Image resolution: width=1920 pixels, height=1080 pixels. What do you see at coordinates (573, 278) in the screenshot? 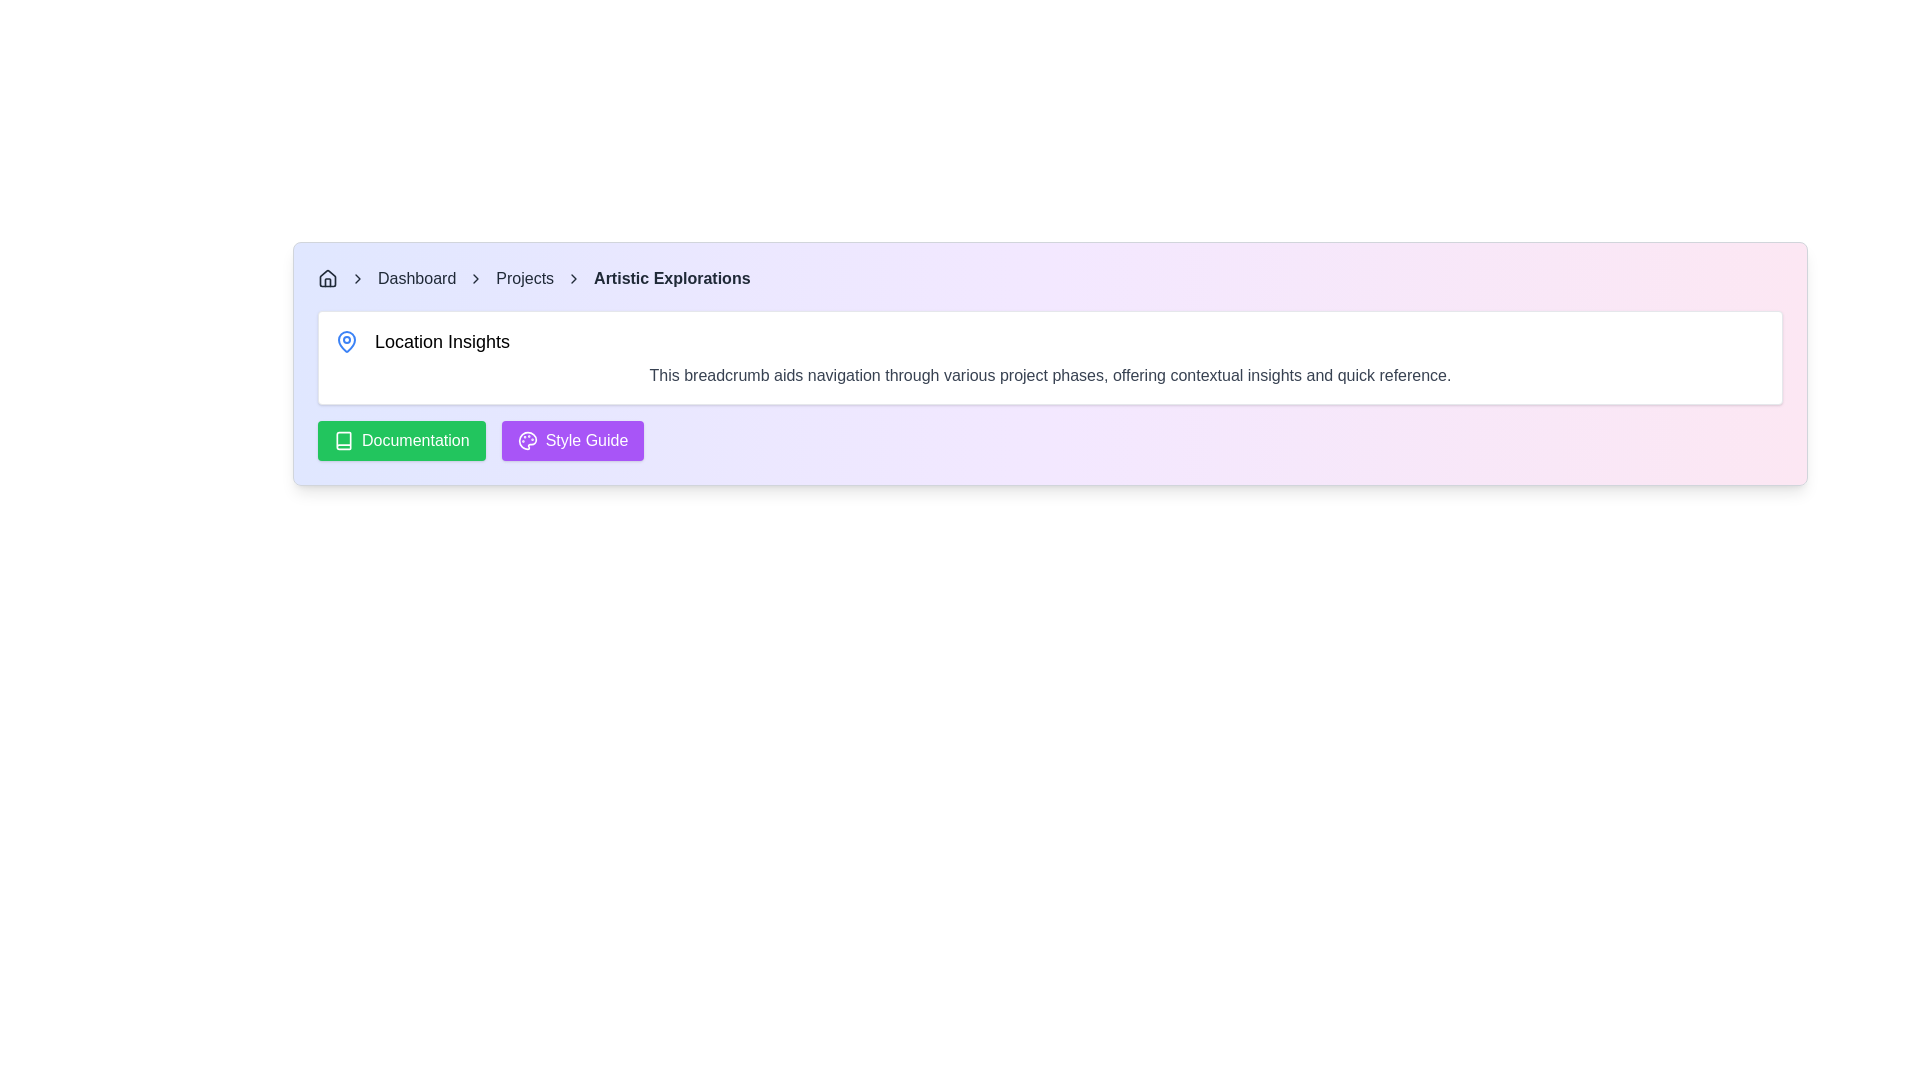
I see `the small right-pointing chevron icon in the breadcrumb navigation bar that follows the text 'Projects' and precedes 'Artistic Explorations', if it is interactive` at bounding box center [573, 278].